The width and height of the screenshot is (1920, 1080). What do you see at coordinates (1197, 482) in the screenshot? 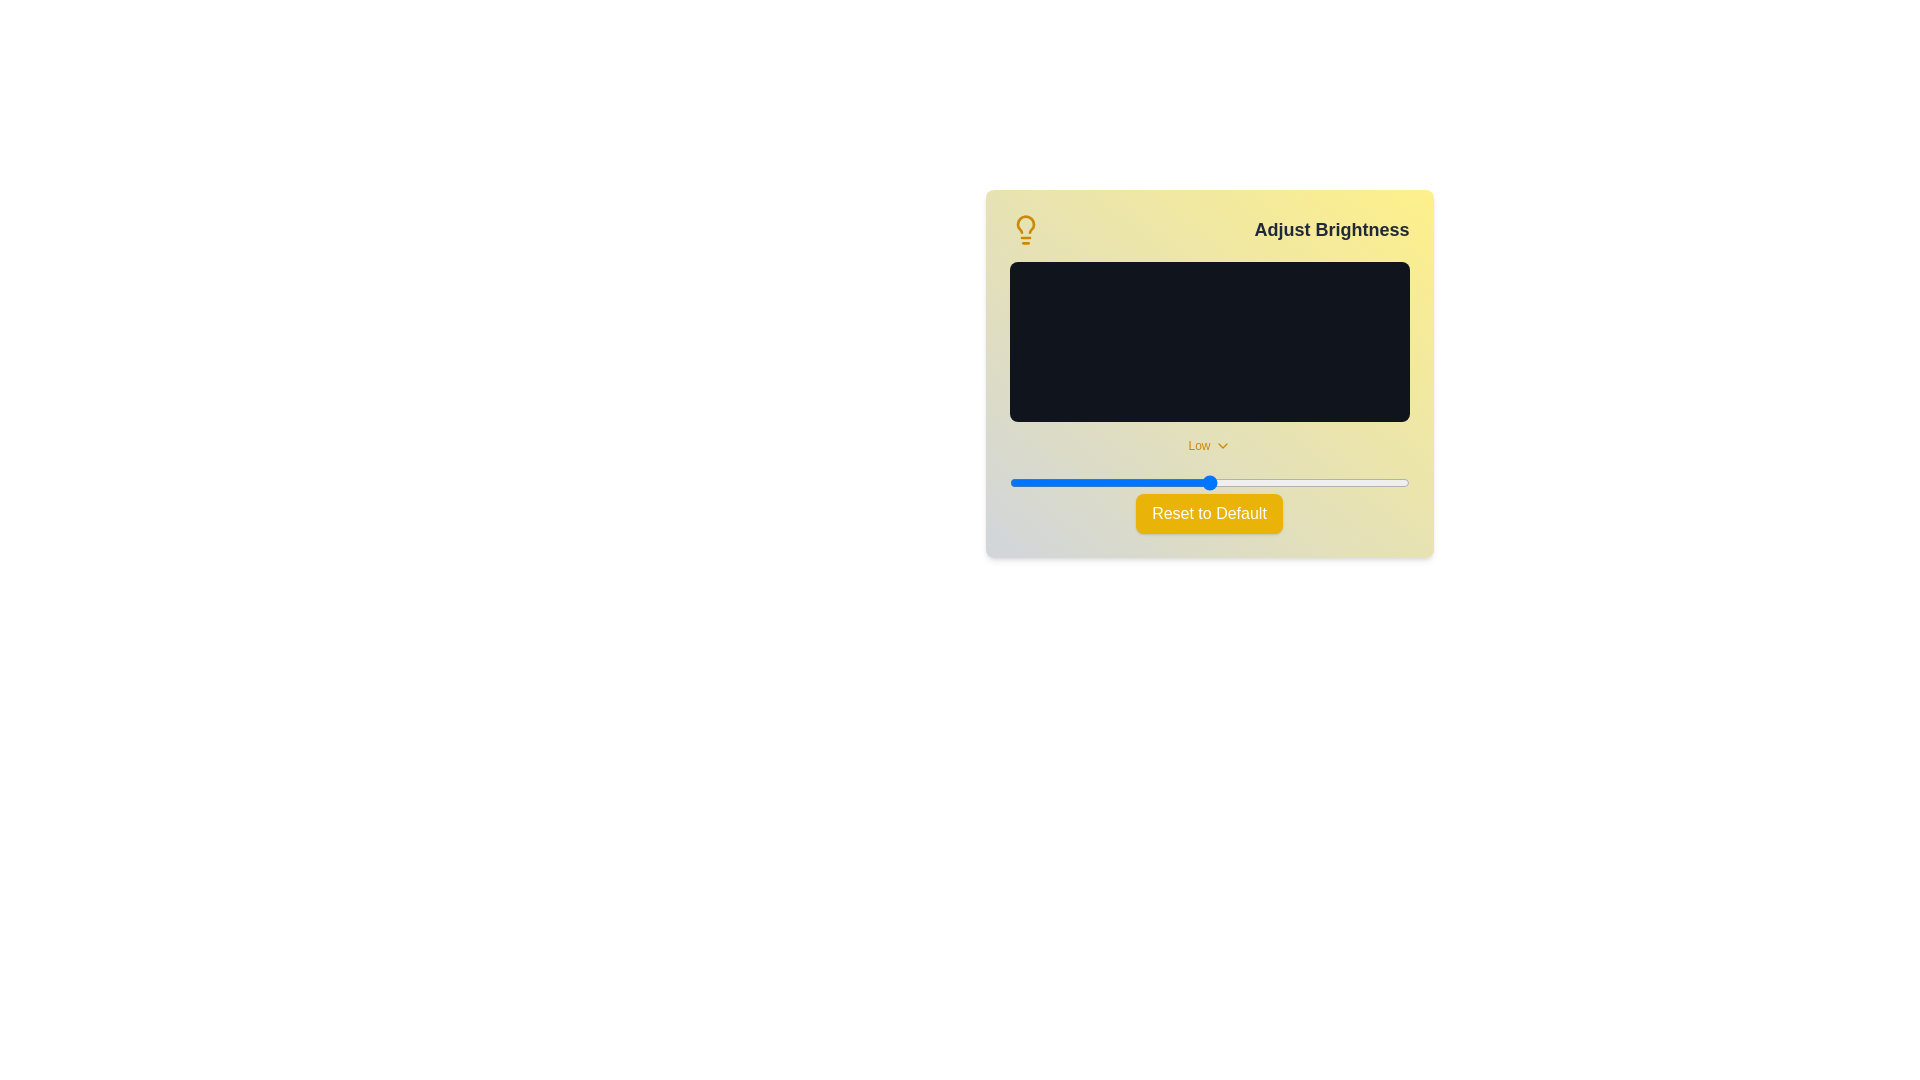
I see `the brightness slider to 47 percent` at bounding box center [1197, 482].